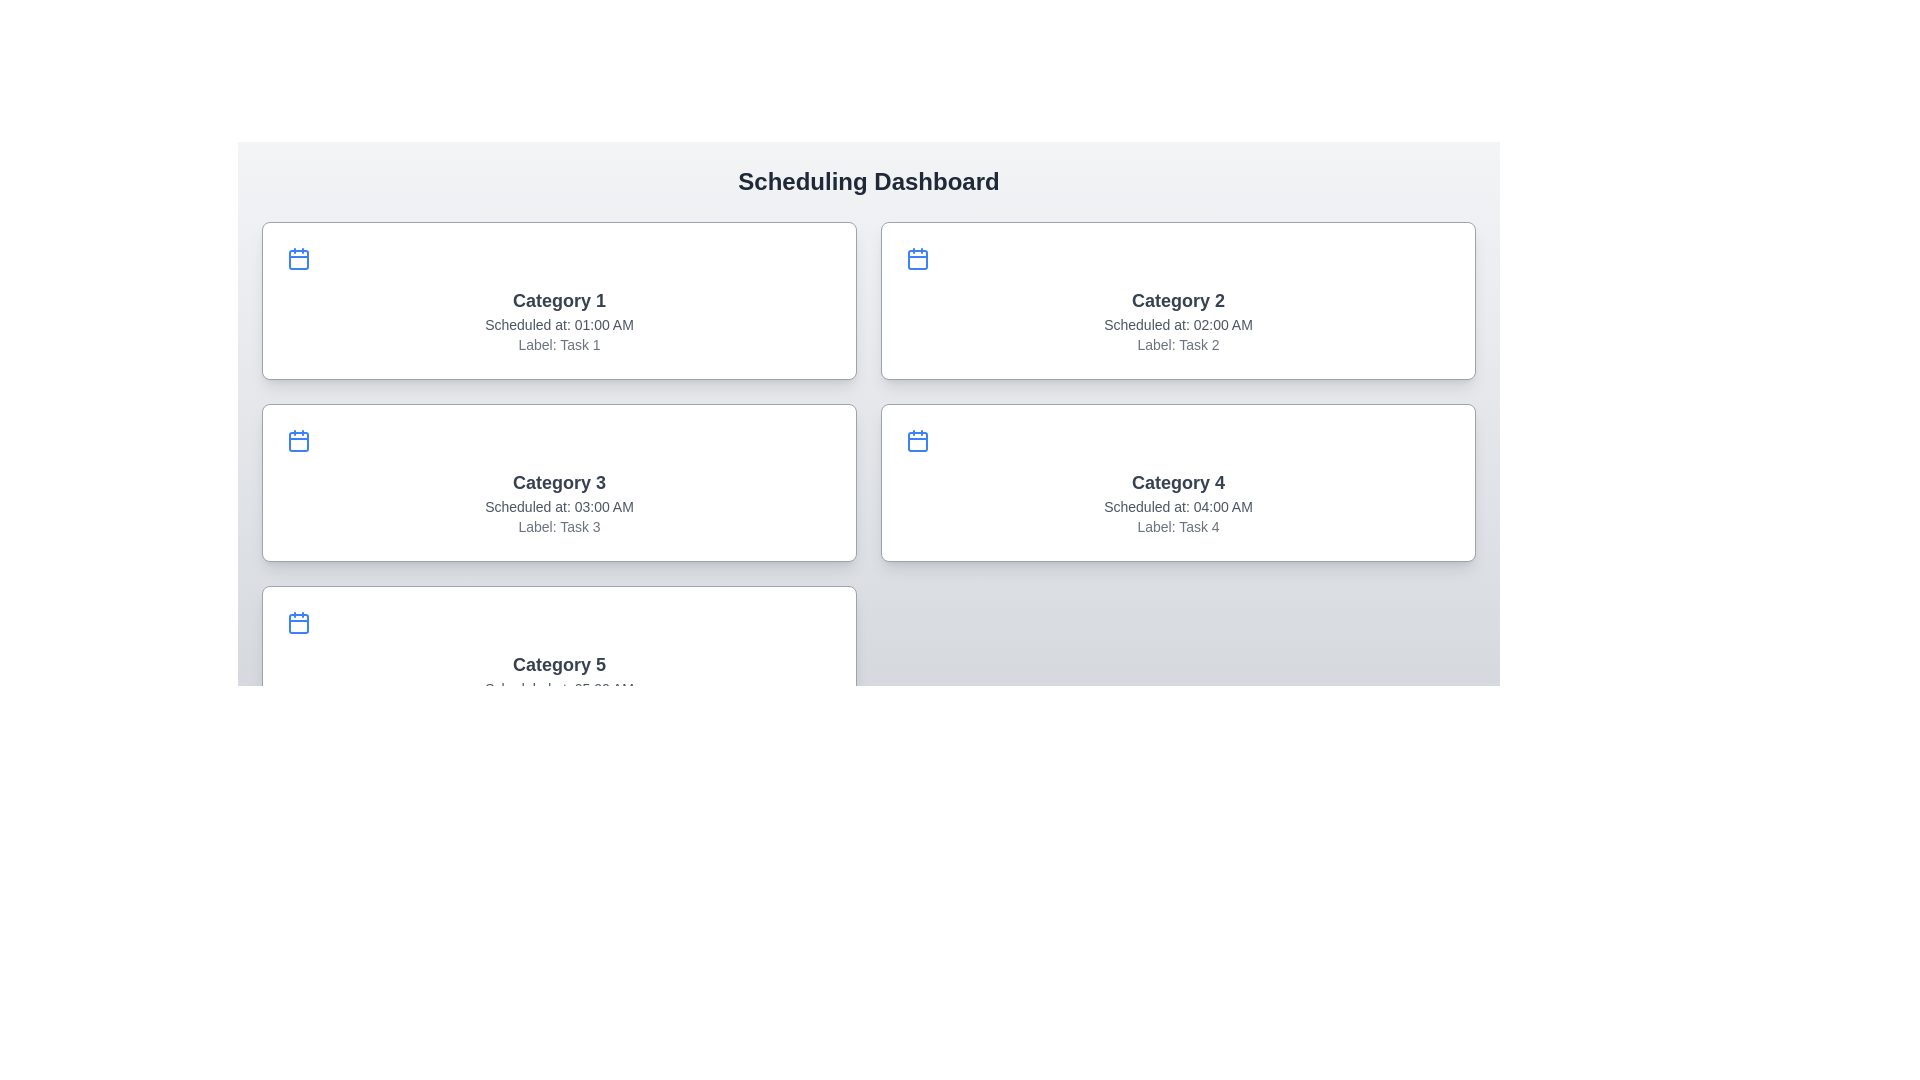 This screenshot has height=1080, width=1920. What do you see at coordinates (559, 526) in the screenshot?
I see `the text label displaying 'Label: Task 3' positioned at the bottom of the 'Category 3' card in the grid layout` at bounding box center [559, 526].